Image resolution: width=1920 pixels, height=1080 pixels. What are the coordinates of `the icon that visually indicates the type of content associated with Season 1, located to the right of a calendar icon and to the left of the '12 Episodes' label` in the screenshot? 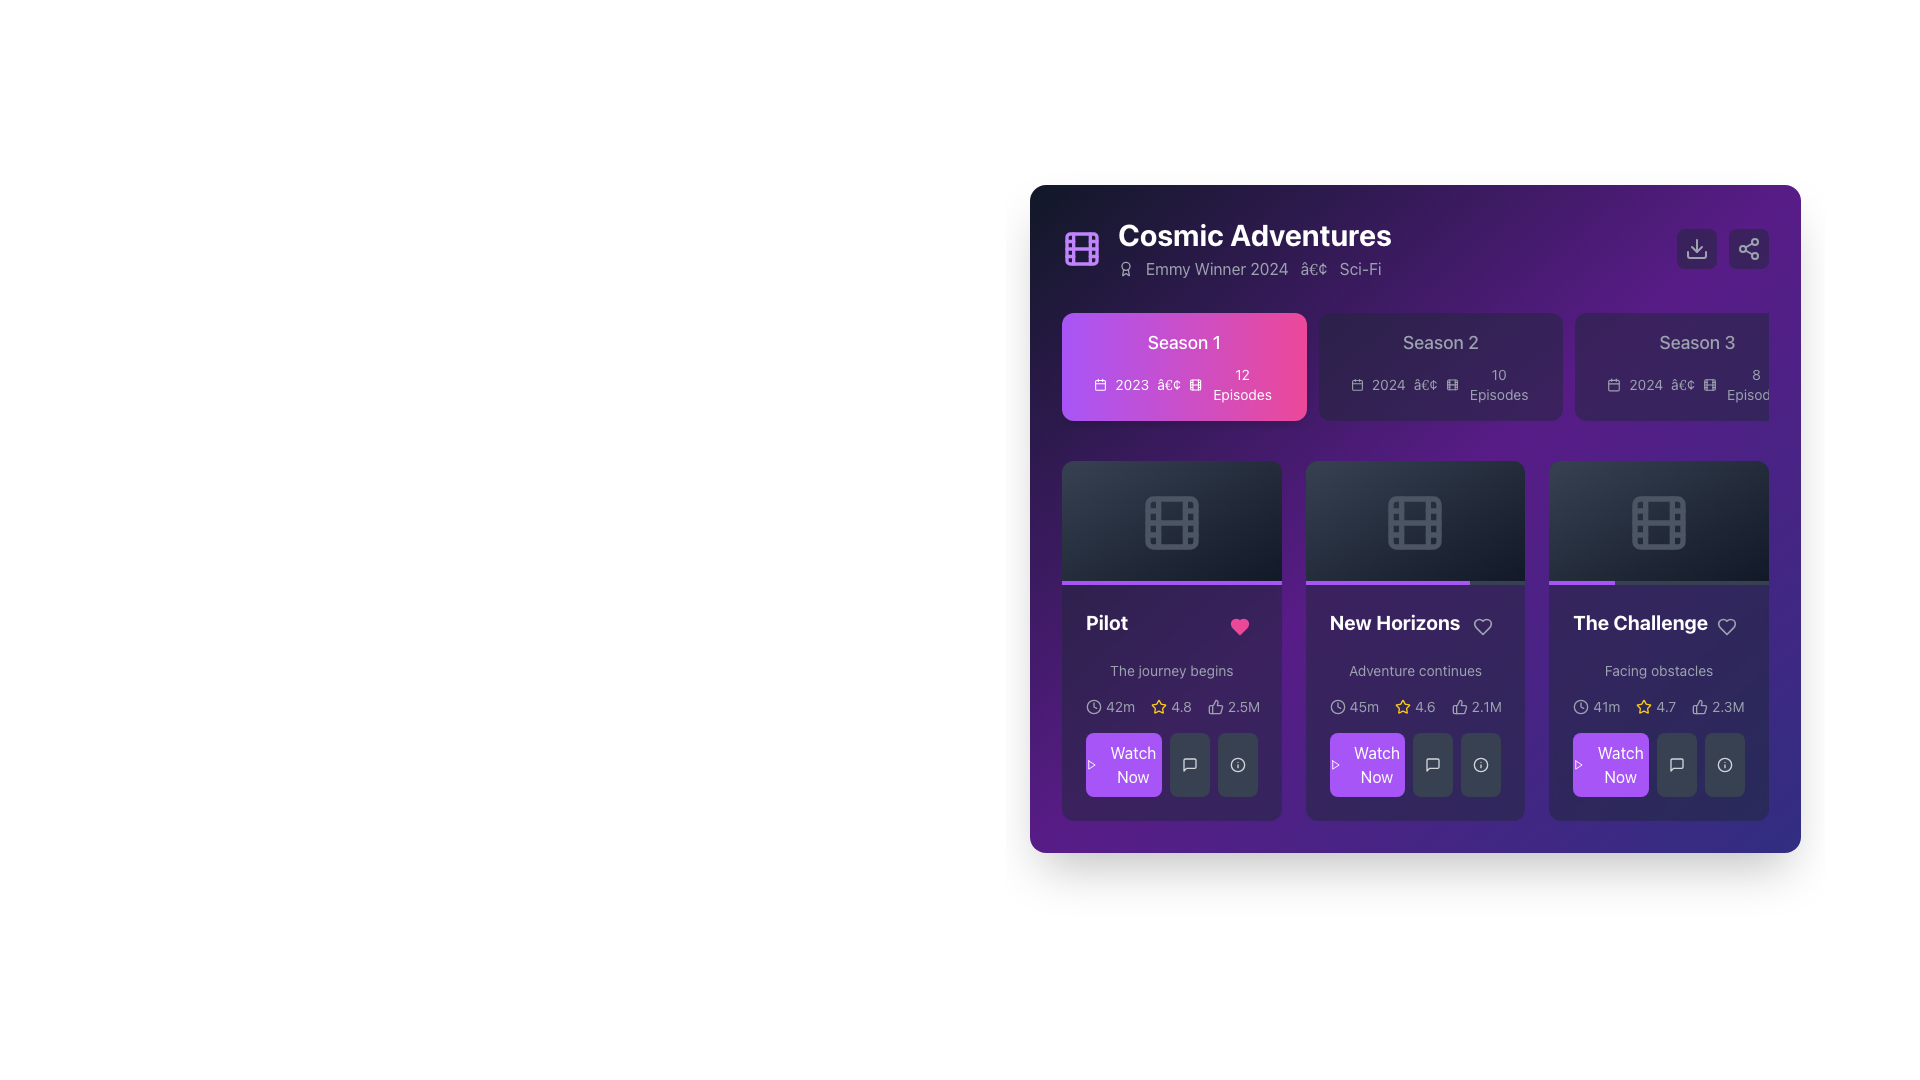 It's located at (1195, 385).